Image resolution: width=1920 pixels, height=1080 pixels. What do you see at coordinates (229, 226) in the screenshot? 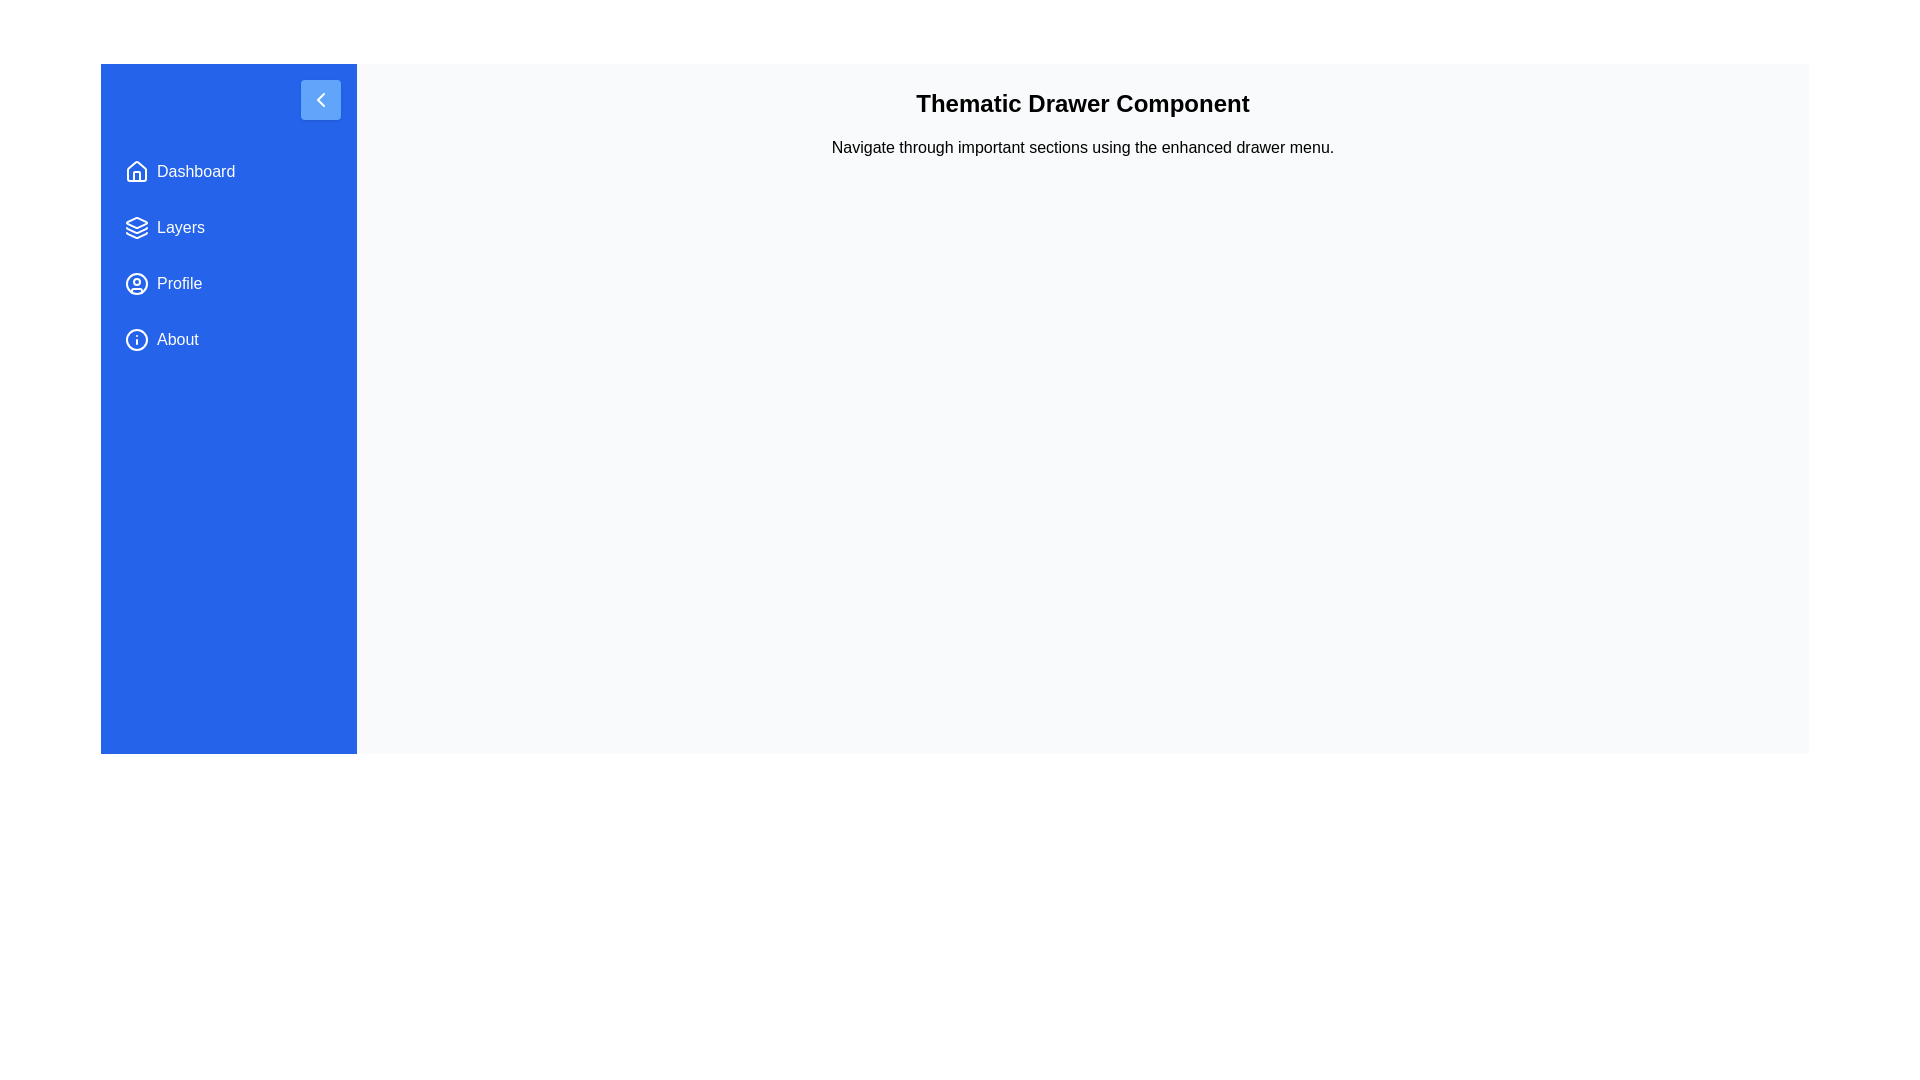
I see `the menu item labeled Layers` at bounding box center [229, 226].